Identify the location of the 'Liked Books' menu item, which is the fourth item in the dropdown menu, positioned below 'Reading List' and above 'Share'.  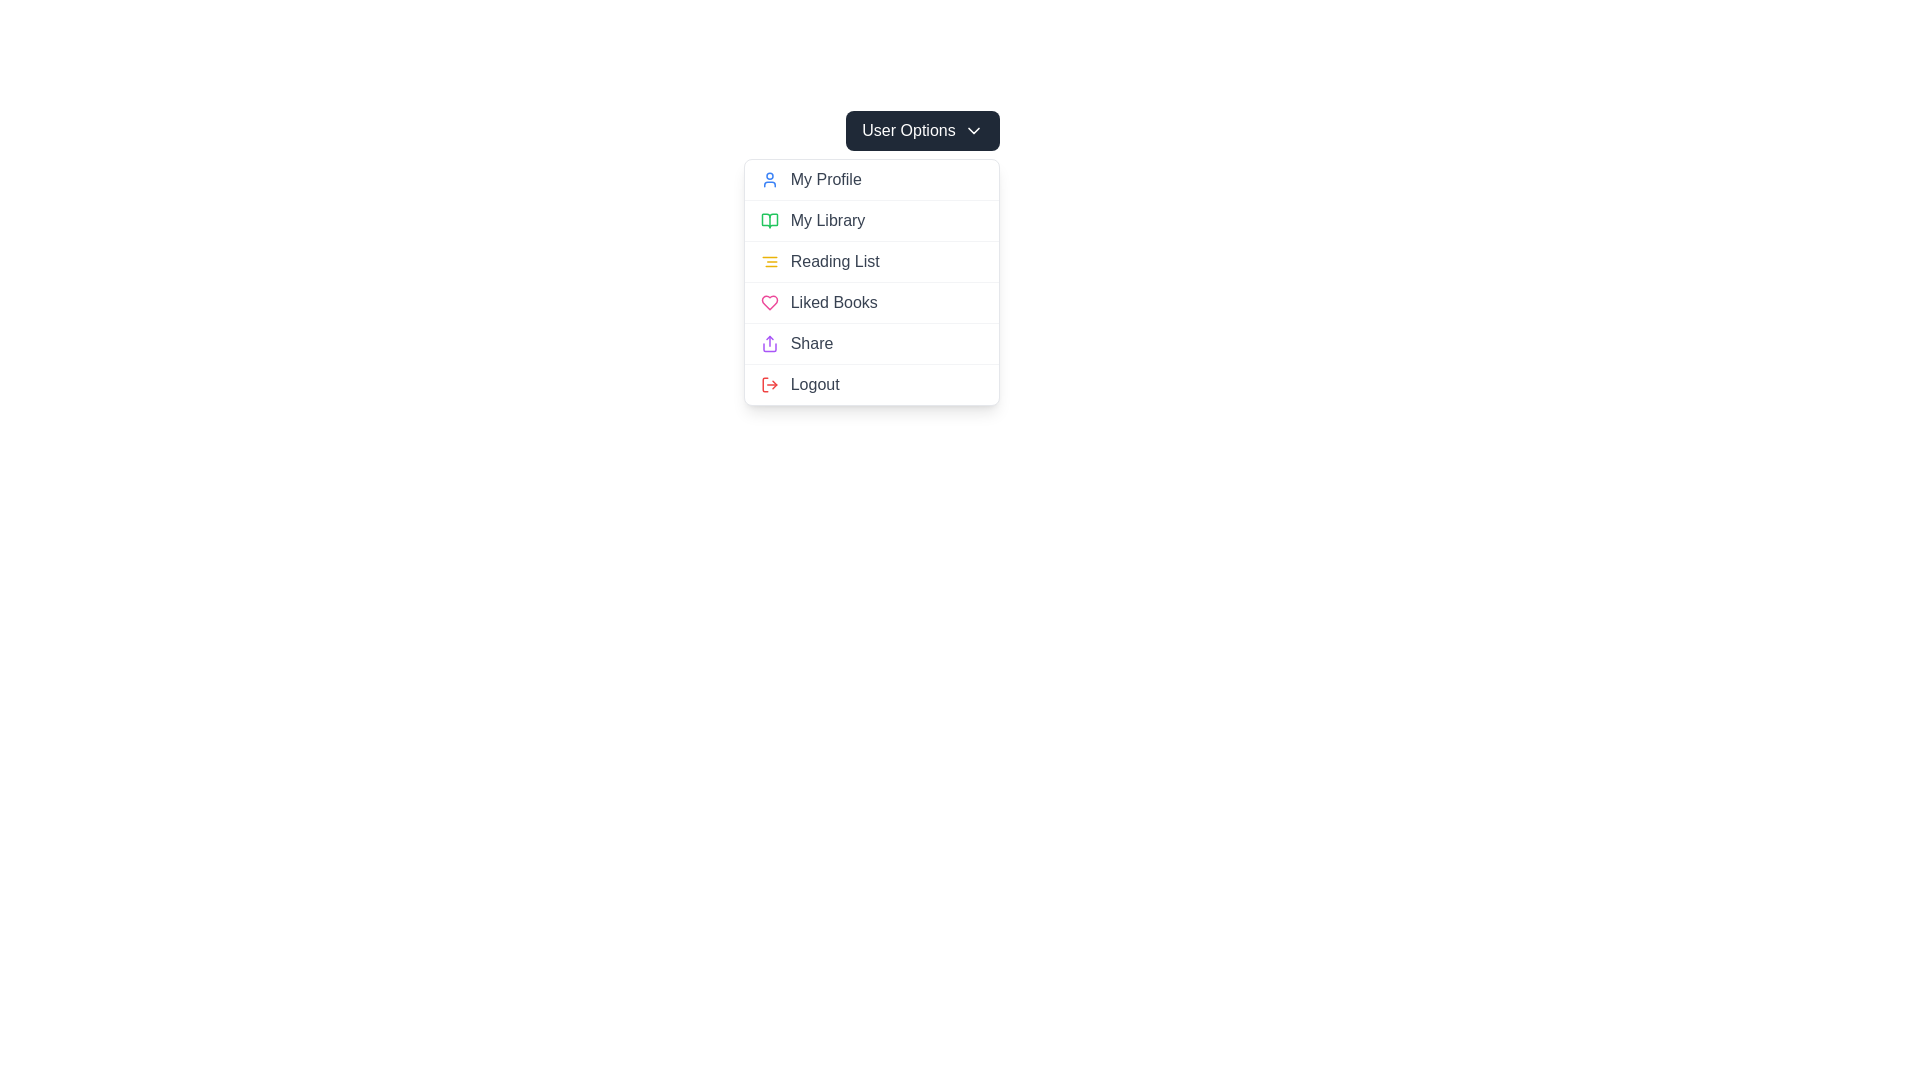
(871, 302).